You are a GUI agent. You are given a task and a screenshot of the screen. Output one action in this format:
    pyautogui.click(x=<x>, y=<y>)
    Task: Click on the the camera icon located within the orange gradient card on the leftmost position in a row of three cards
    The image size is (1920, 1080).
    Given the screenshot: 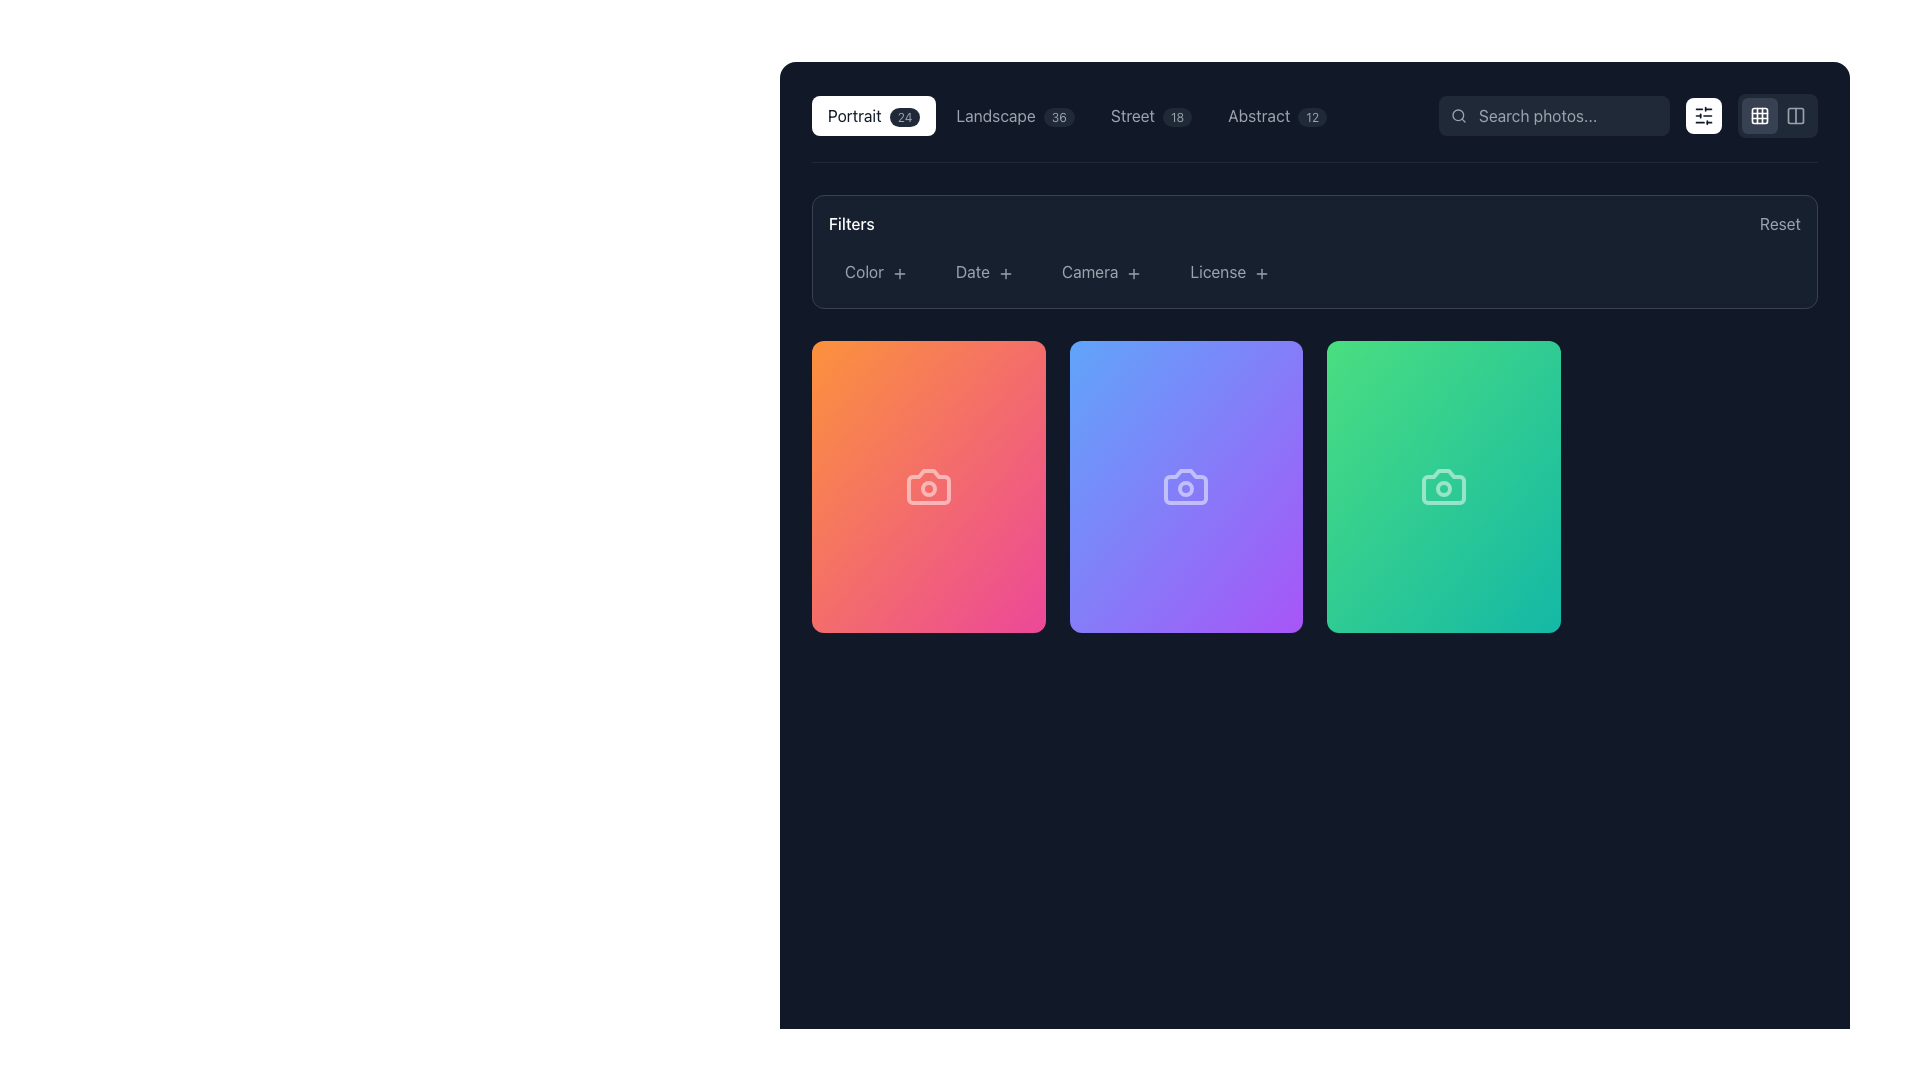 What is the action you would take?
    pyautogui.click(x=927, y=486)
    